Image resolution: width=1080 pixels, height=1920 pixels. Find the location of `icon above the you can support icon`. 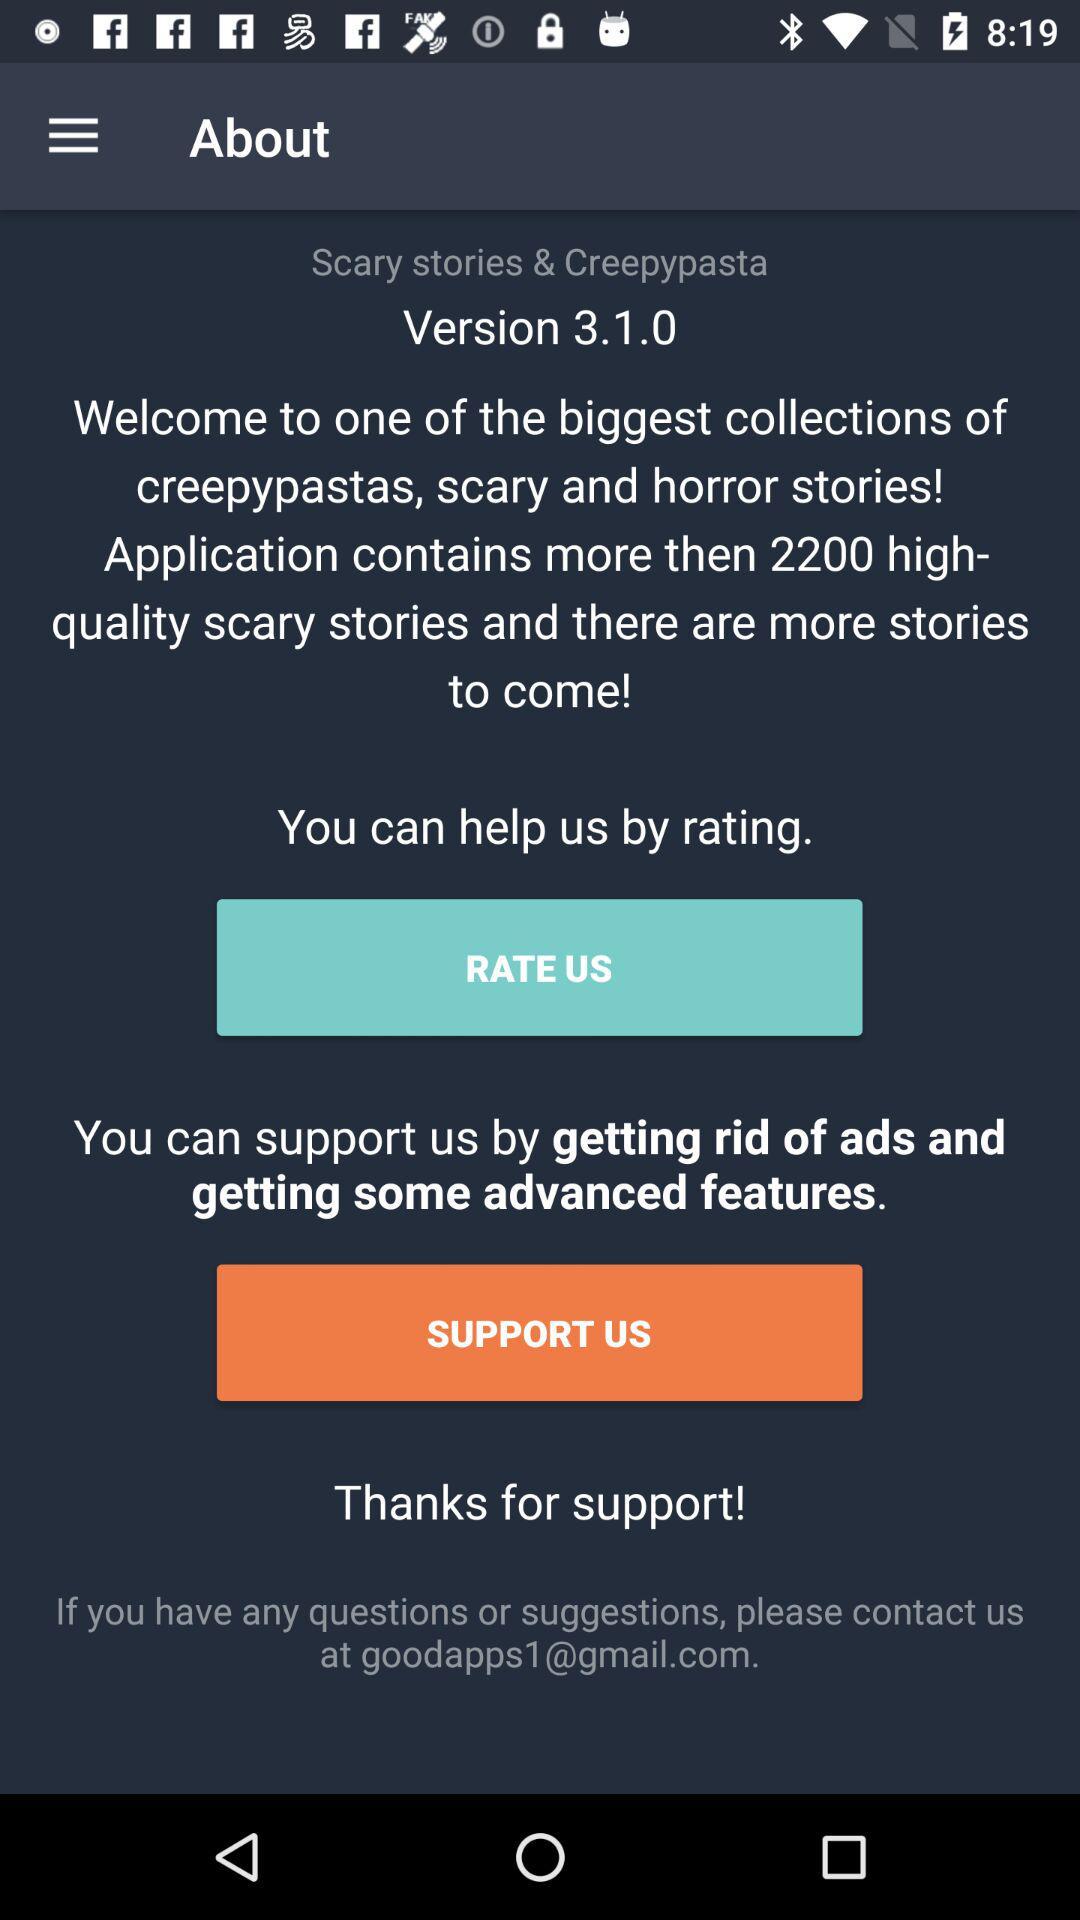

icon above the you can support icon is located at coordinates (538, 967).